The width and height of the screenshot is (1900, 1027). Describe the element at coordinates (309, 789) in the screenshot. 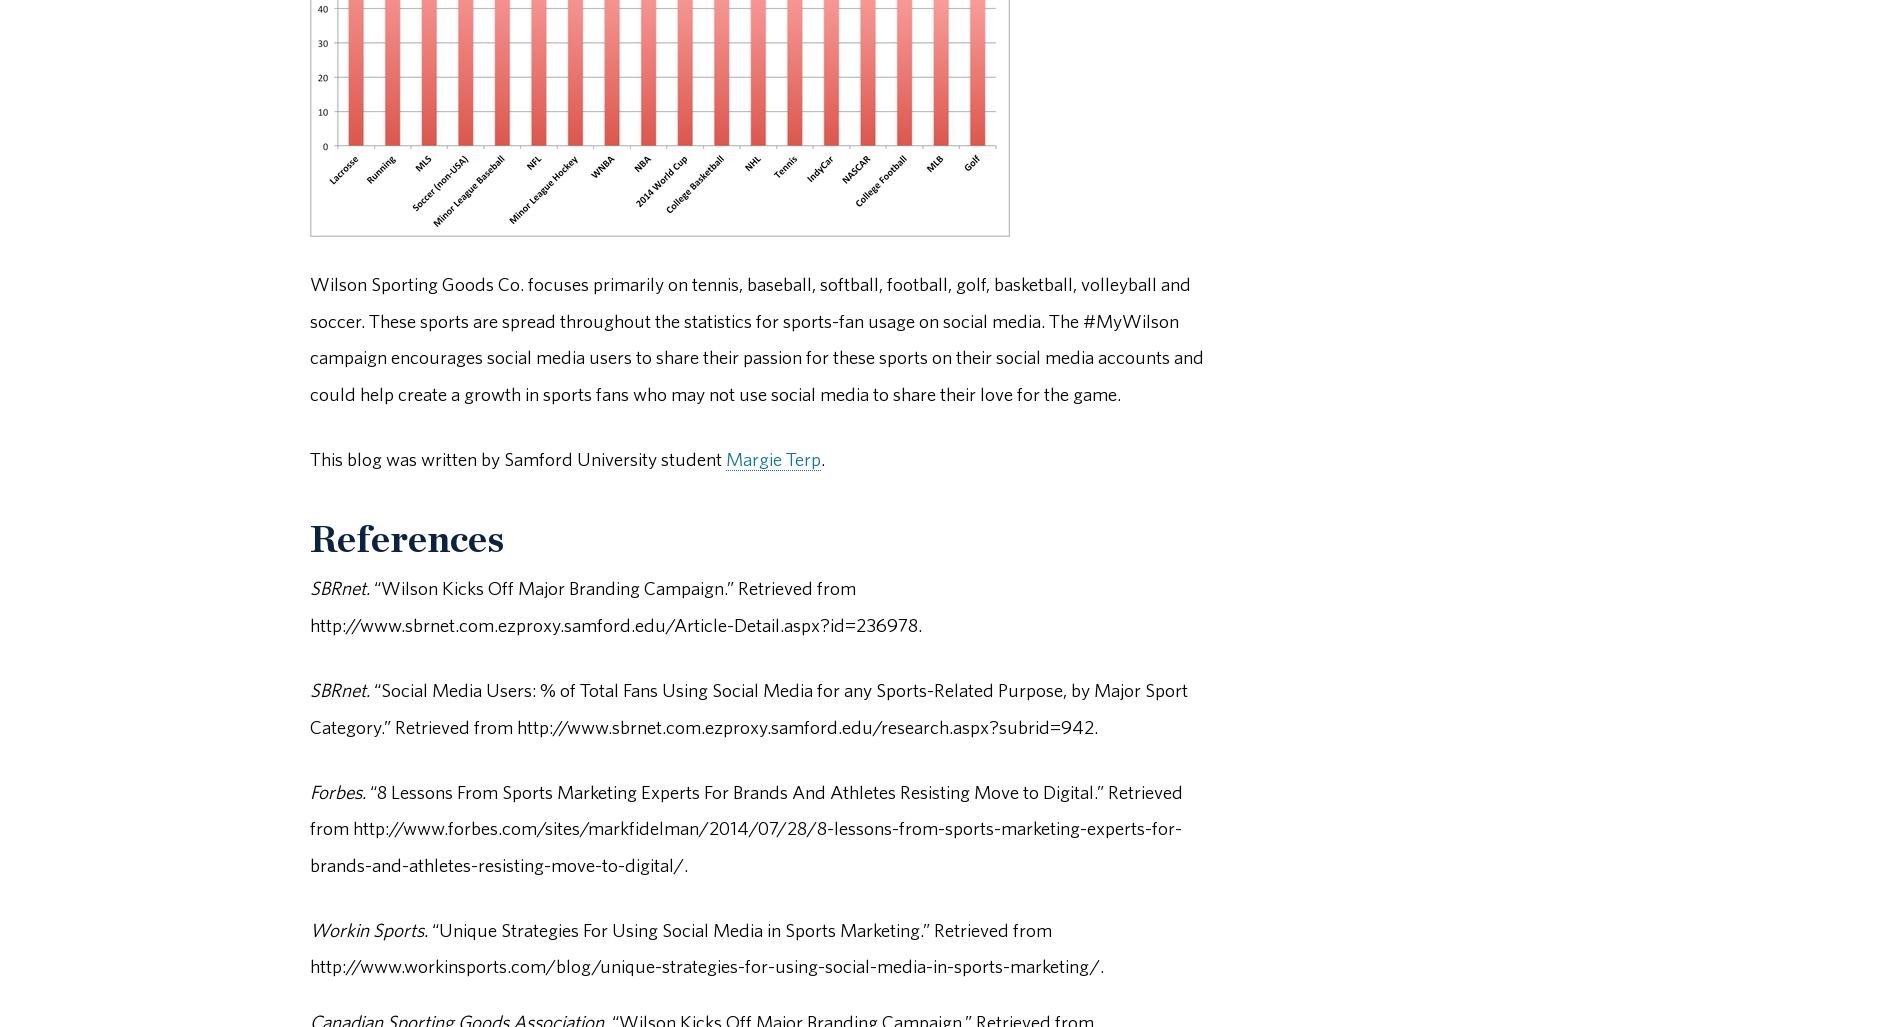

I see `'Forbes.'` at that location.